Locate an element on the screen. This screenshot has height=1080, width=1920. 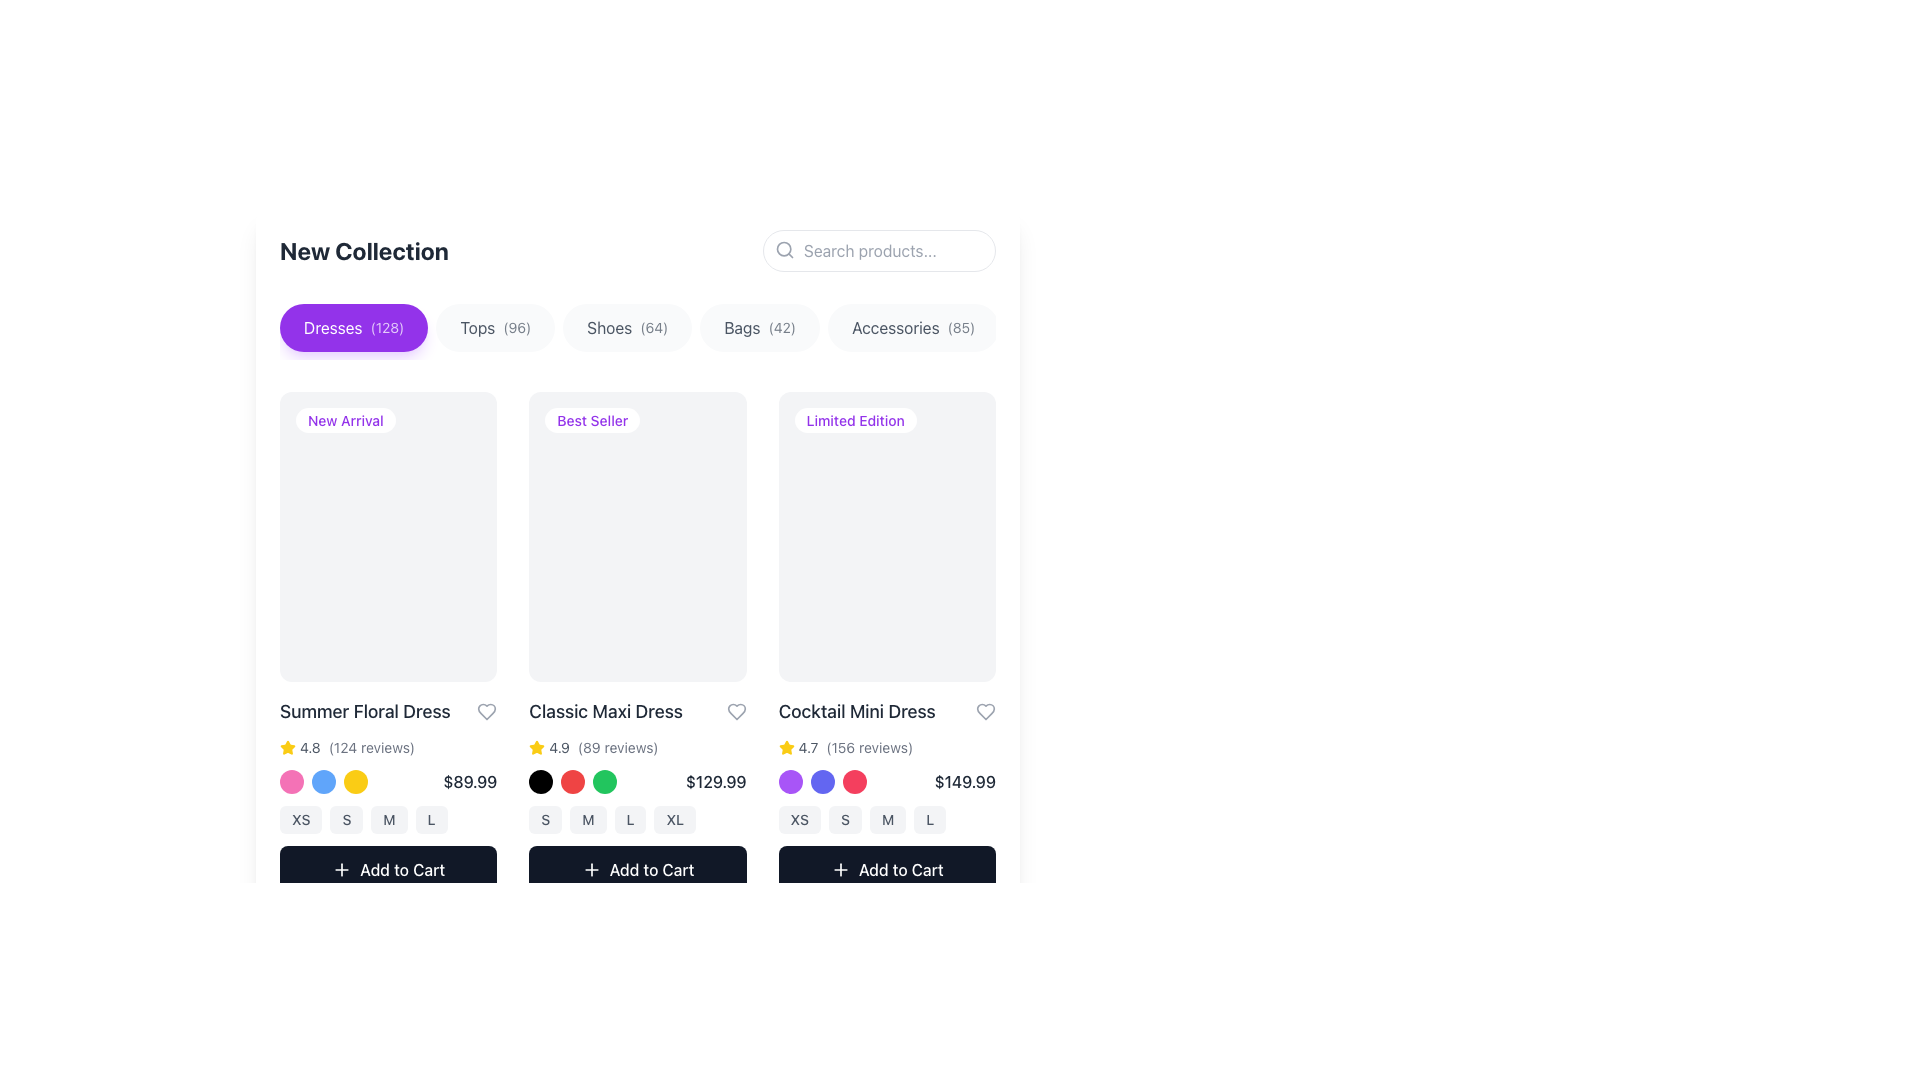
the 'Shoes (64)' button, which is styled with a rounded rectangular border and has a light gray background is located at coordinates (626, 326).